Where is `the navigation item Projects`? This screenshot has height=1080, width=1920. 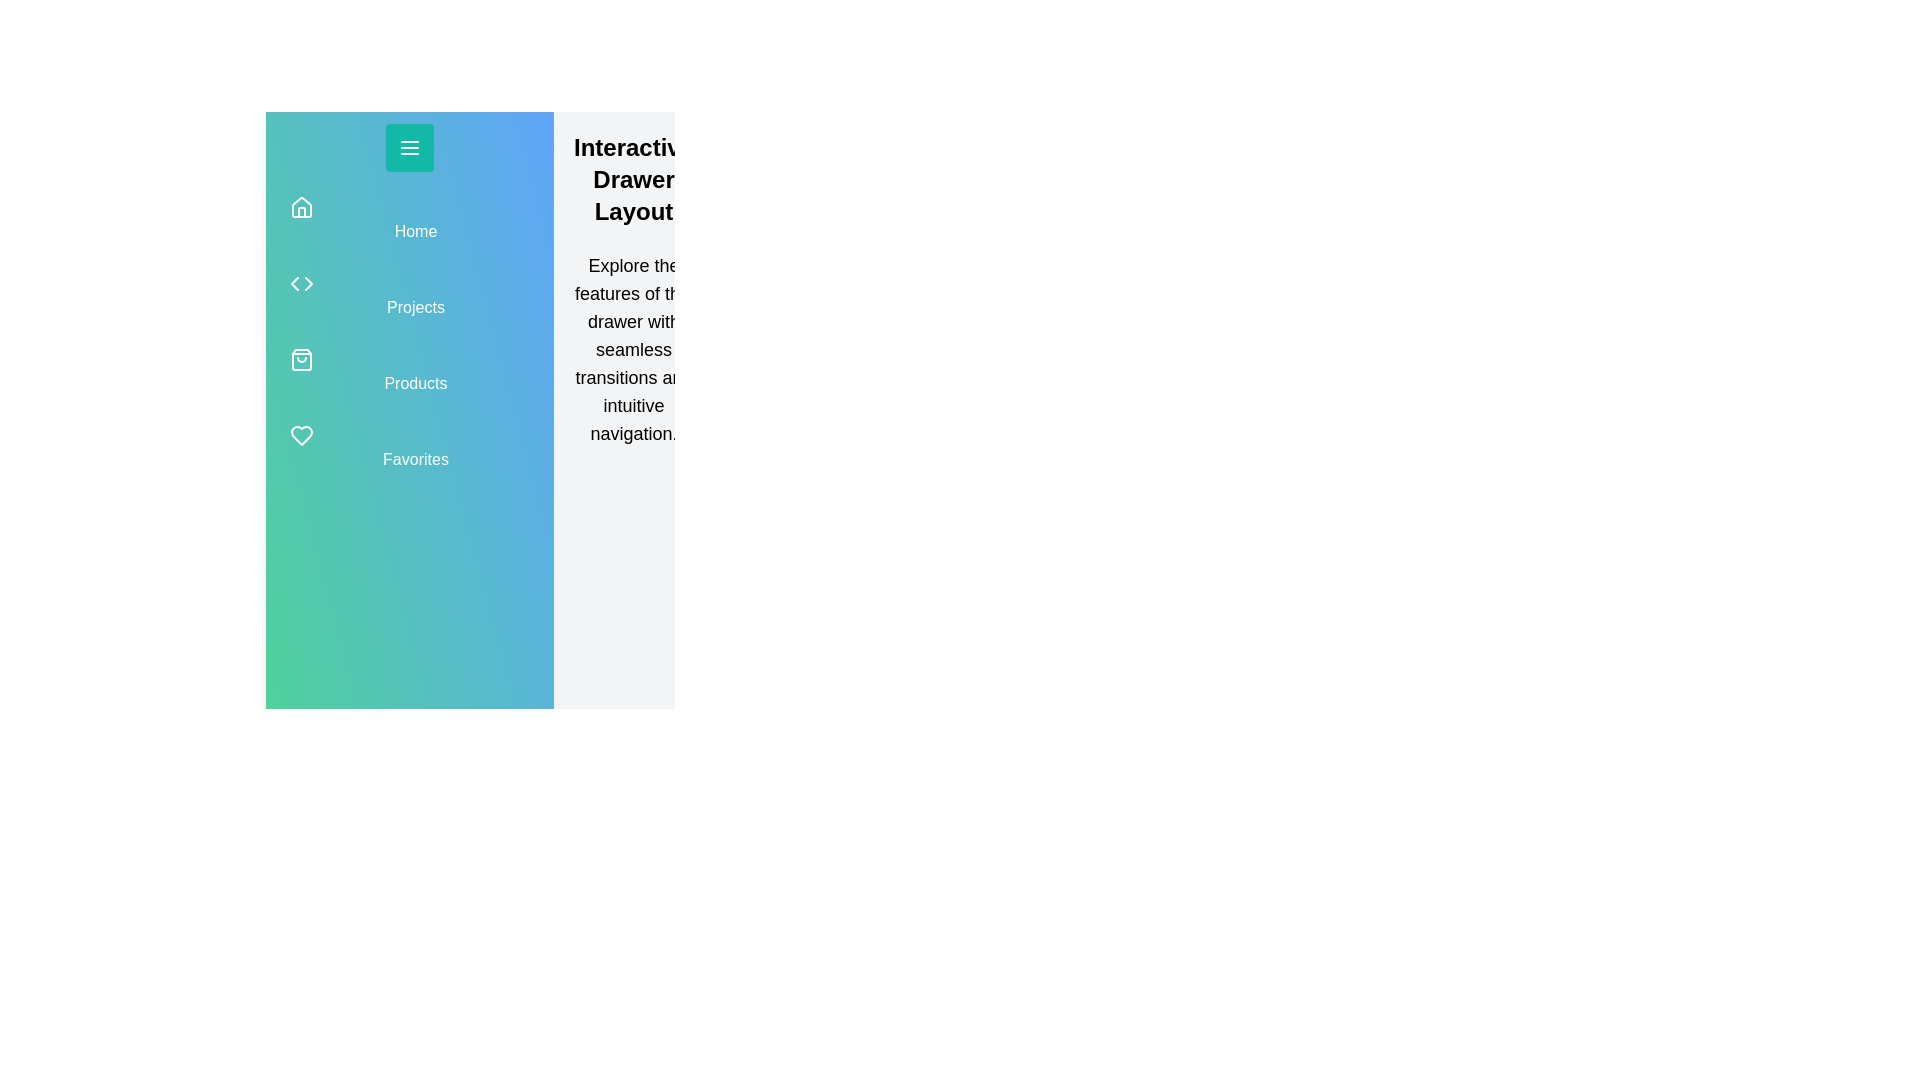
the navigation item Projects is located at coordinates (408, 296).